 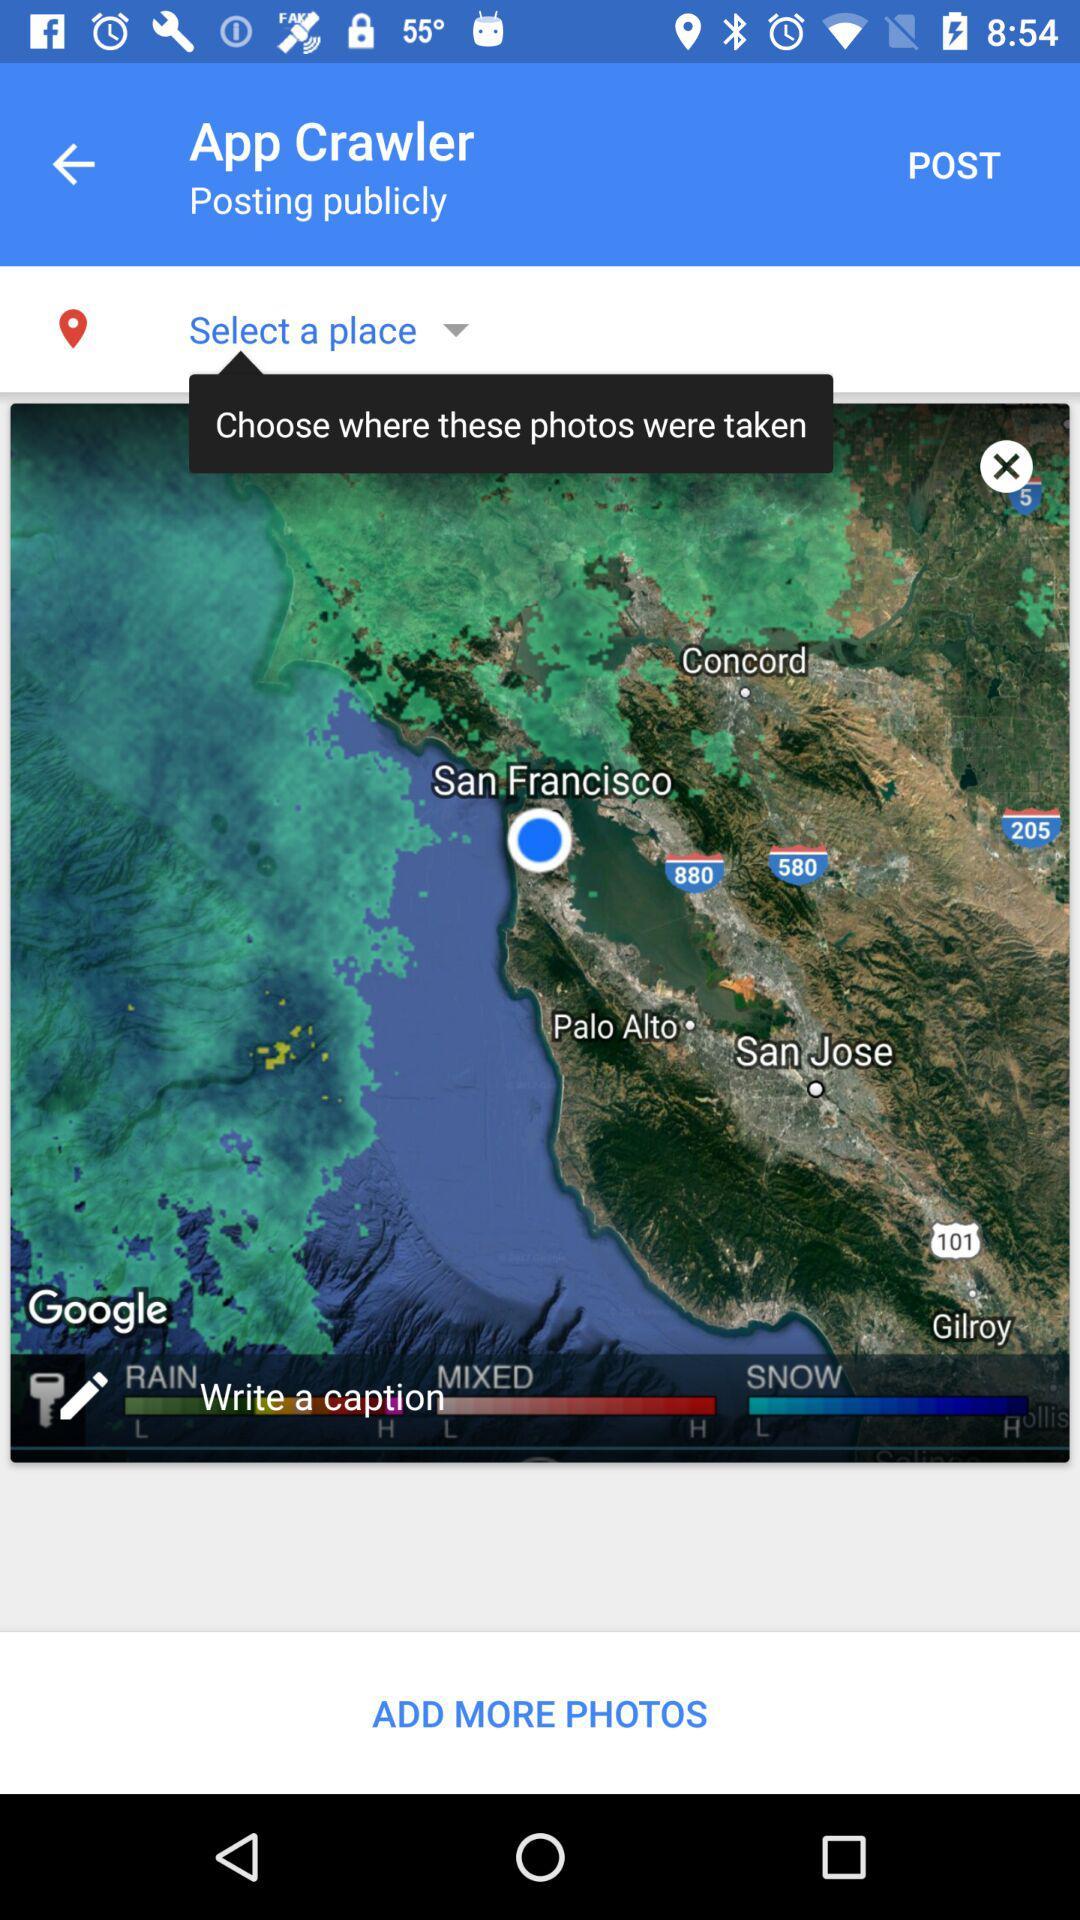 What do you see at coordinates (952, 164) in the screenshot?
I see `item to the right of app crawler icon` at bounding box center [952, 164].